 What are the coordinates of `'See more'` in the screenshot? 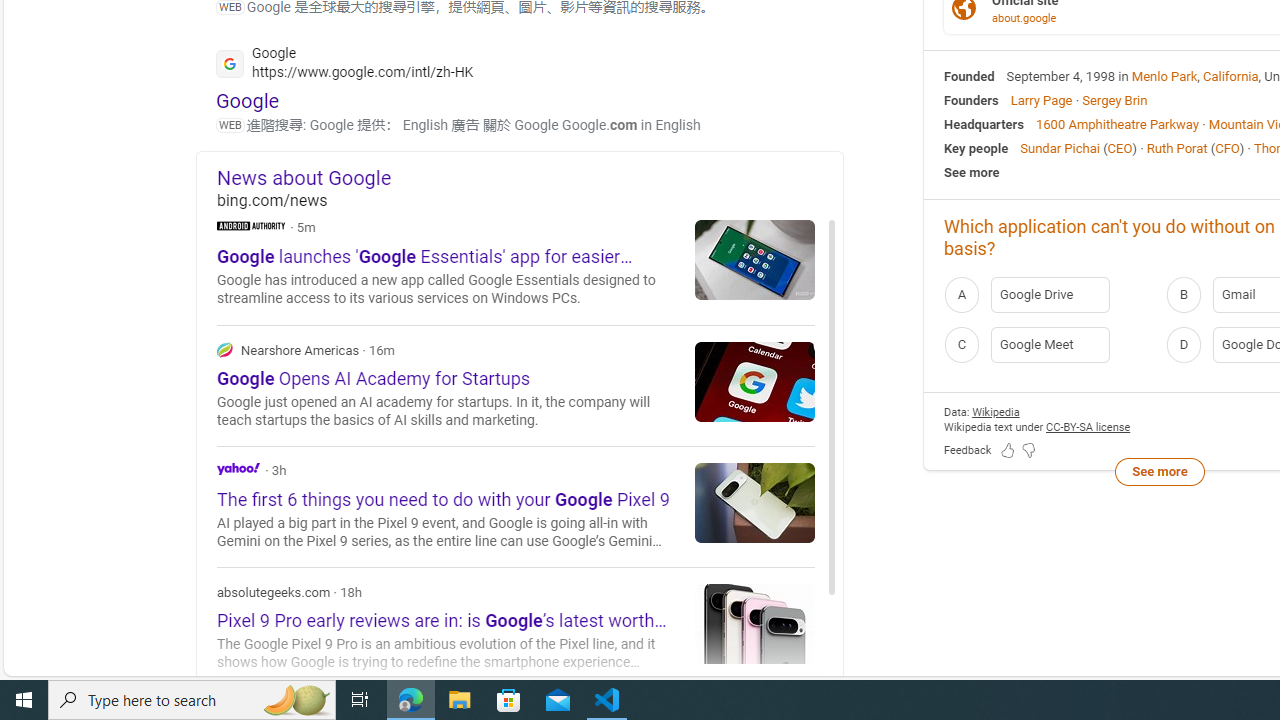 It's located at (1159, 471).